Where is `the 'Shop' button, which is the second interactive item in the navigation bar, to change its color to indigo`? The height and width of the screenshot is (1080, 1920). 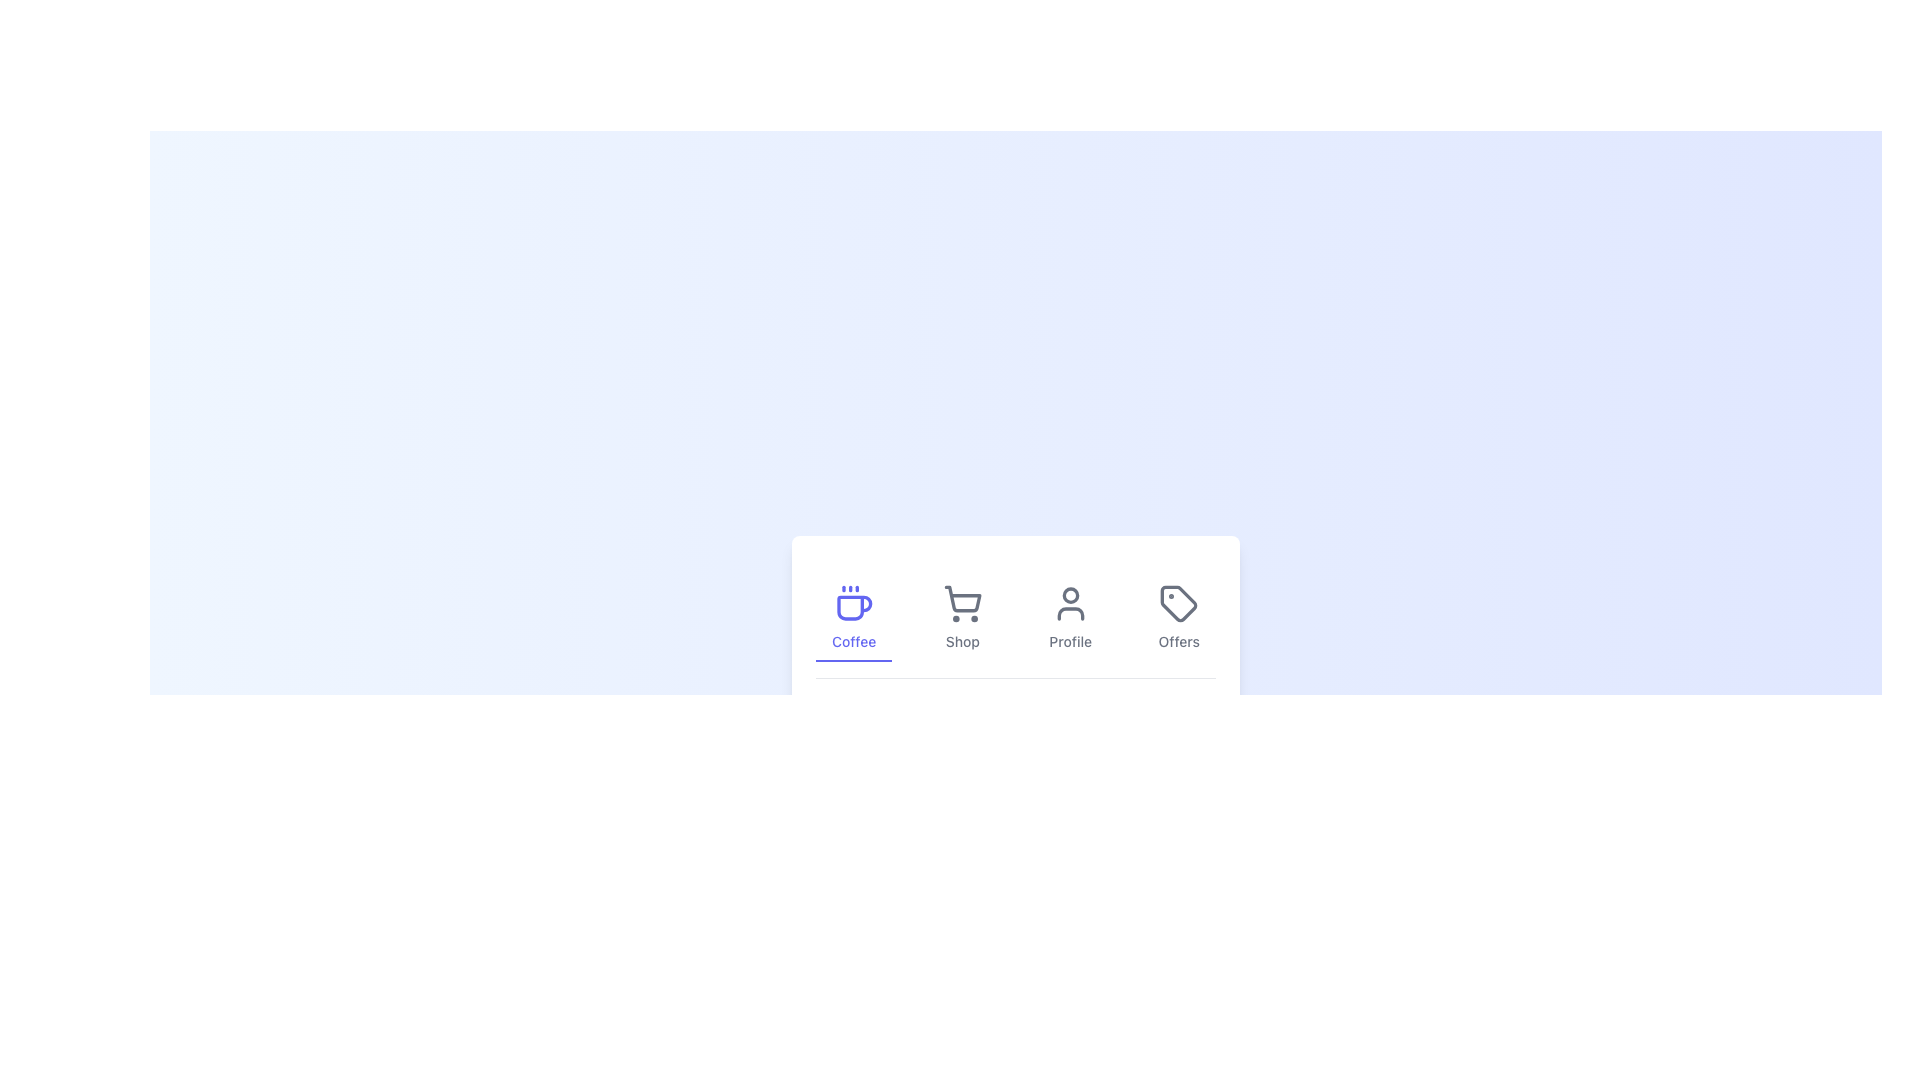 the 'Shop' button, which is the second interactive item in the navigation bar, to change its color to indigo is located at coordinates (962, 617).